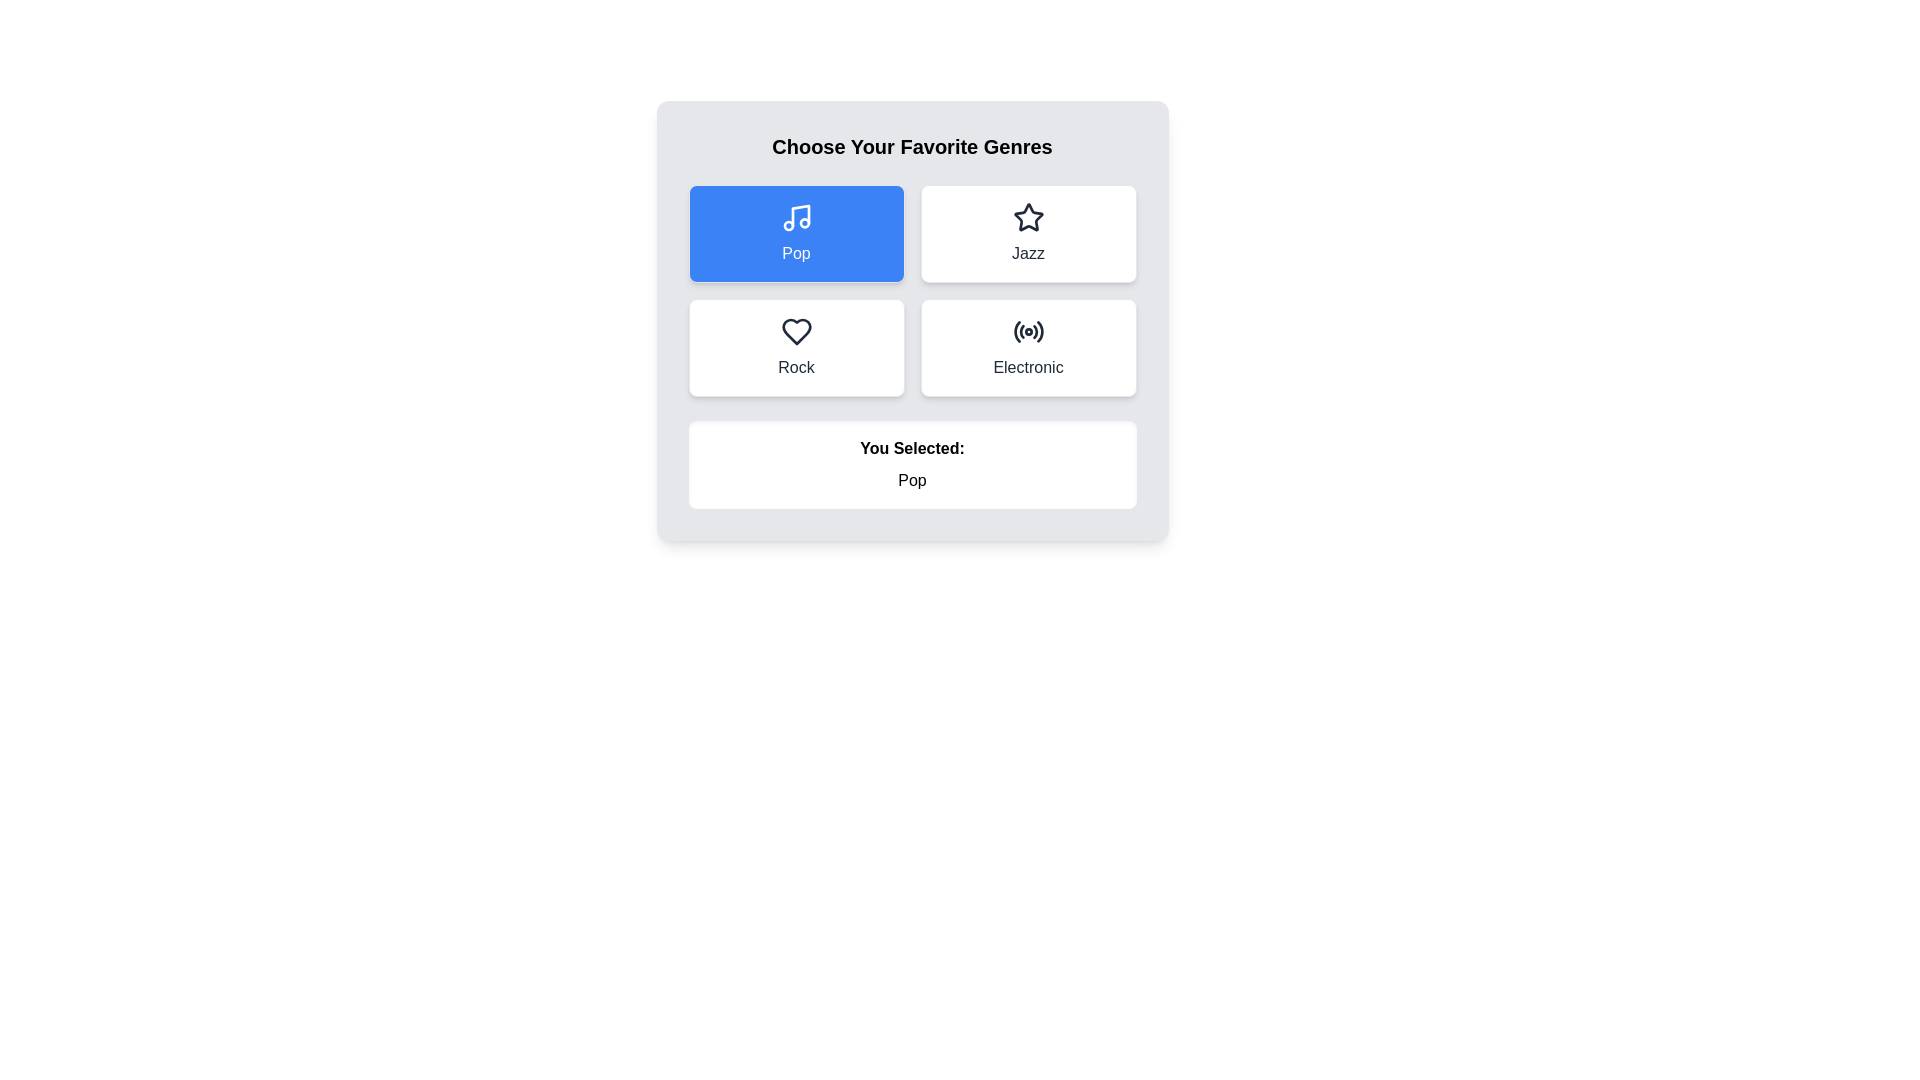 The image size is (1920, 1080). I want to click on the genre Pop by clicking its button, so click(795, 233).